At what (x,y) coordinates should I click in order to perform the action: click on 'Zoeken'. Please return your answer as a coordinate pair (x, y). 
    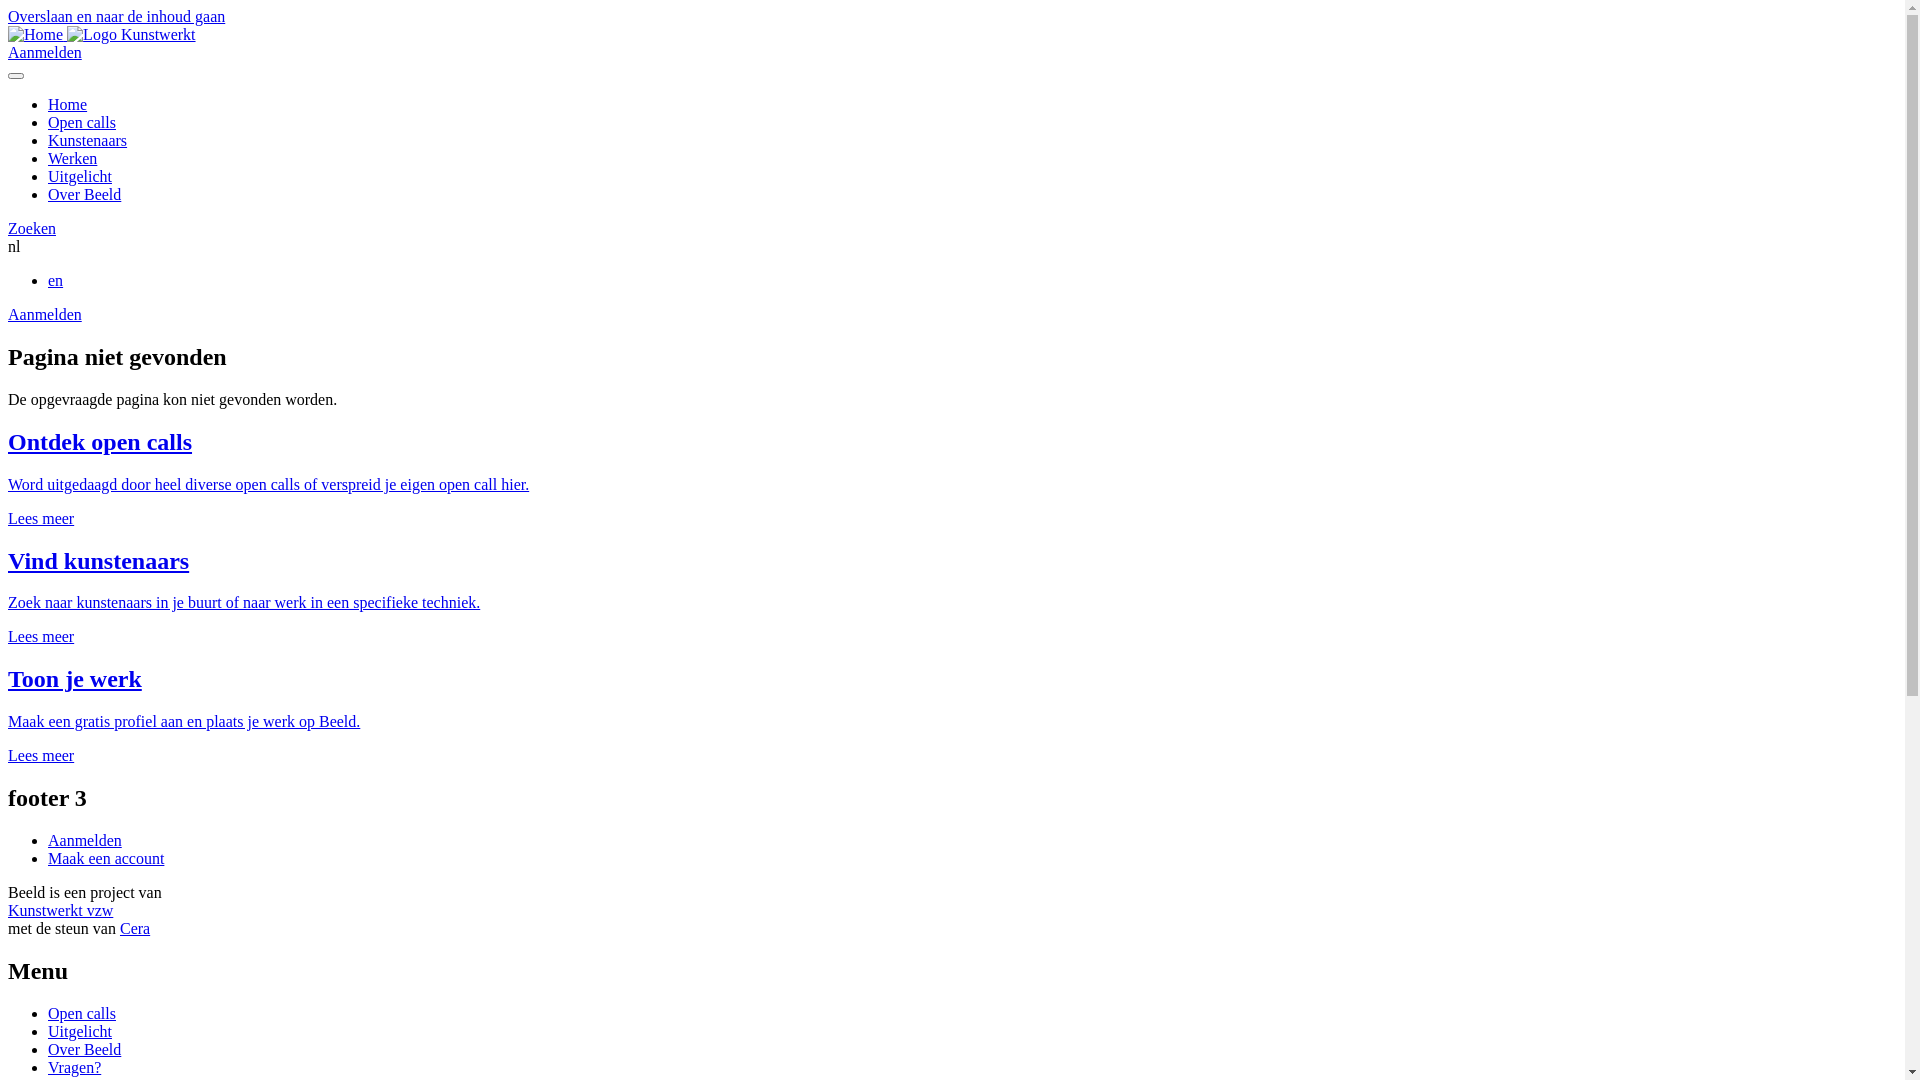
    Looking at the image, I should click on (8, 227).